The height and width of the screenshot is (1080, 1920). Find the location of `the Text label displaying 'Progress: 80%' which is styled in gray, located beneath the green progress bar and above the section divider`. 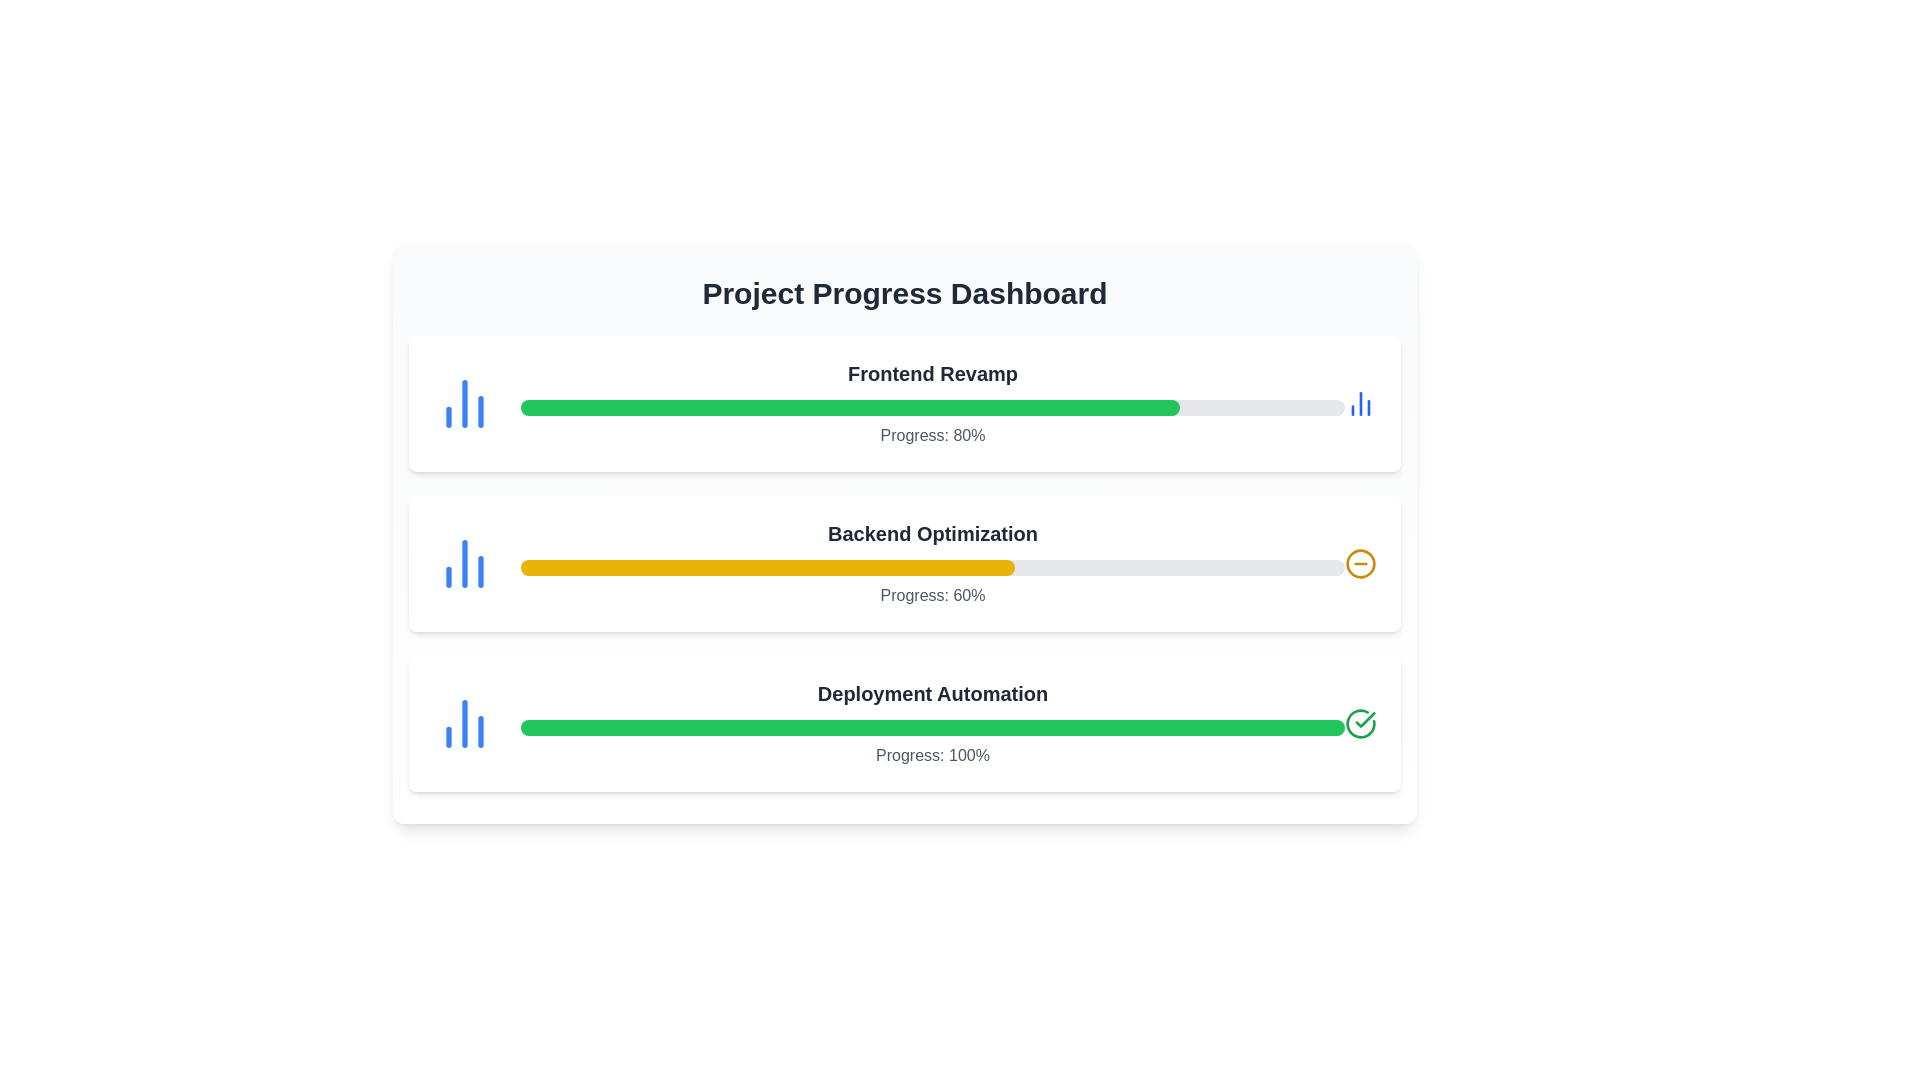

the Text label displaying 'Progress: 80%' which is styled in gray, located beneath the green progress bar and above the section divider is located at coordinates (931, 434).